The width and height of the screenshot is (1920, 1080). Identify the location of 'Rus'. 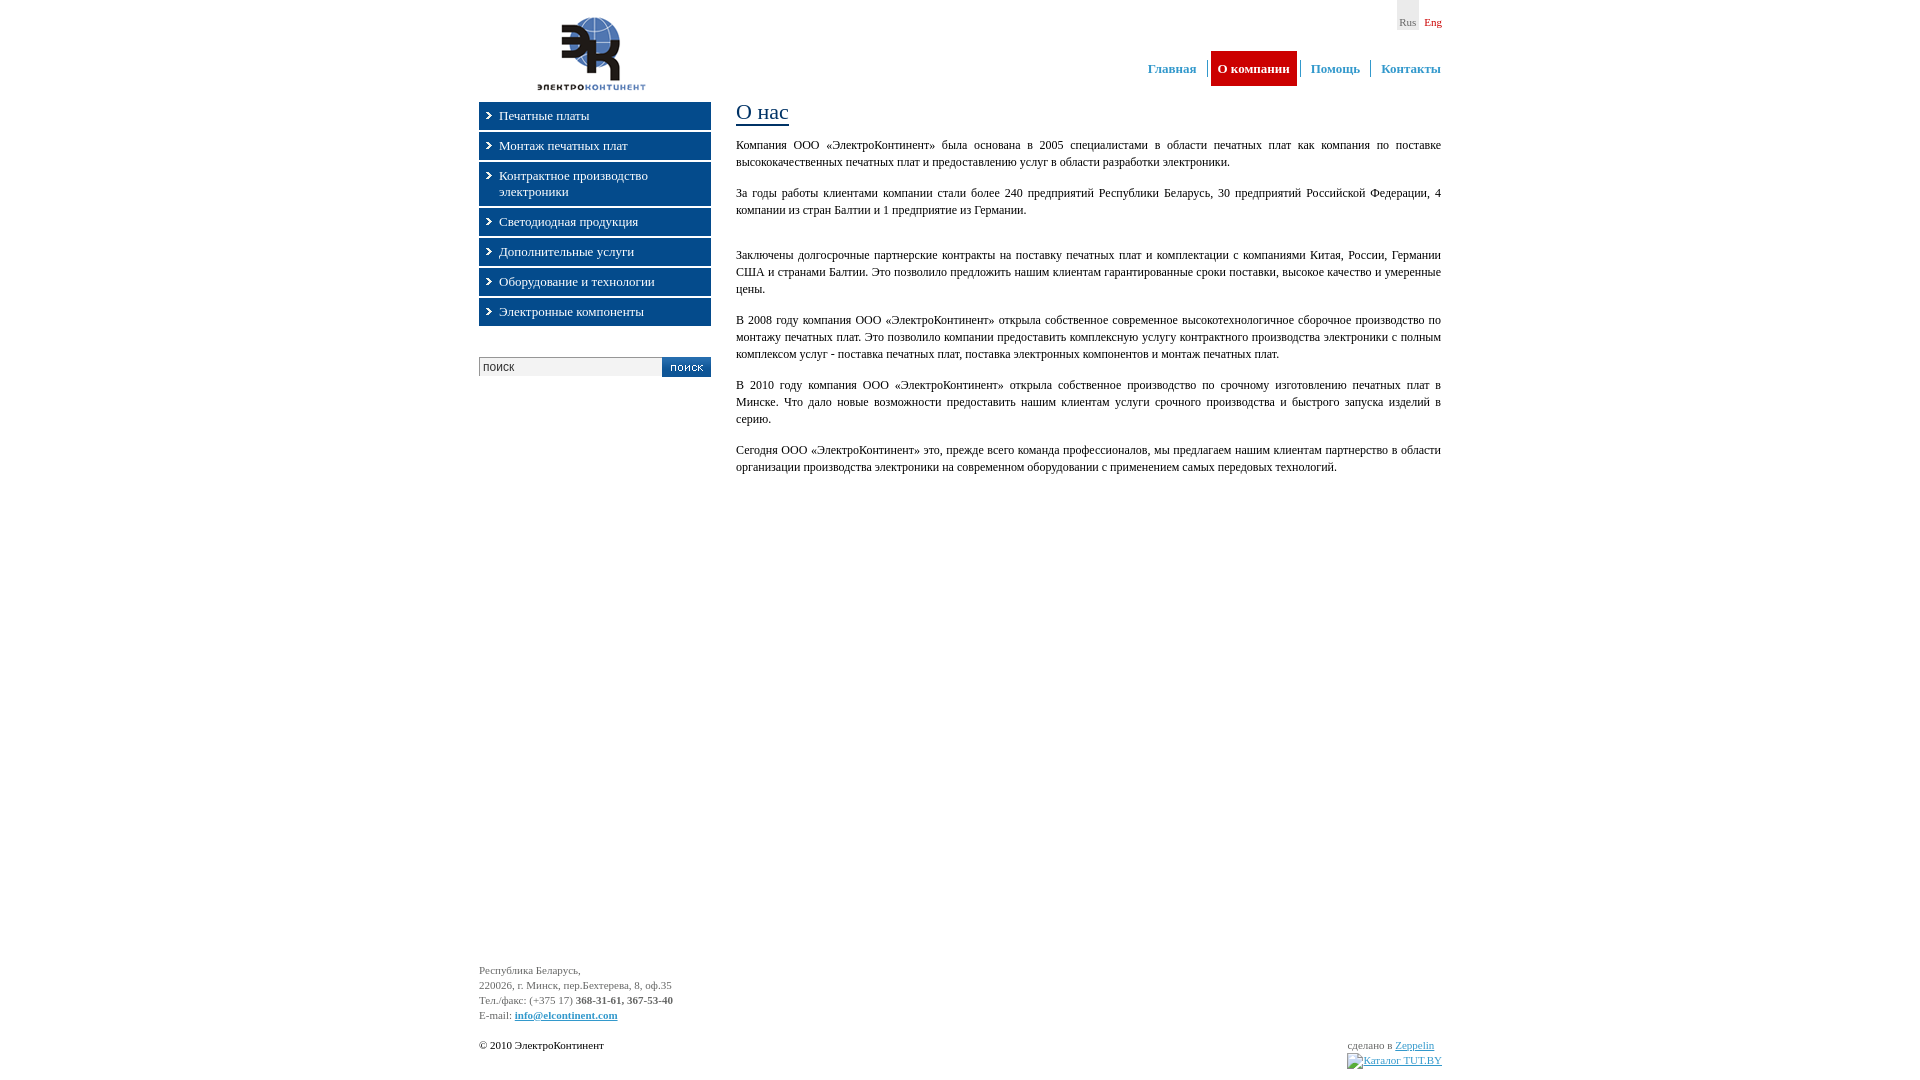
(1406, 15).